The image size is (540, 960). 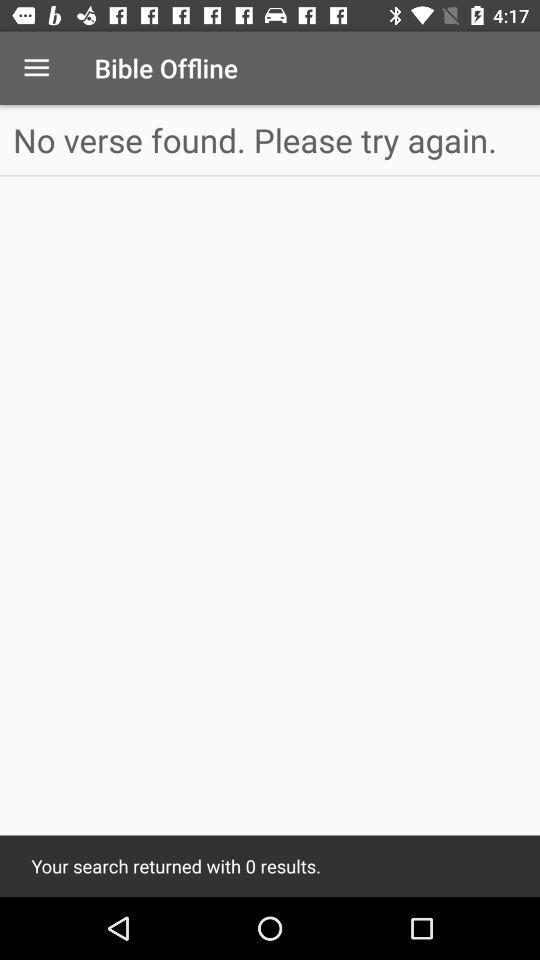 I want to click on the no verse found at the top, so click(x=270, y=139).